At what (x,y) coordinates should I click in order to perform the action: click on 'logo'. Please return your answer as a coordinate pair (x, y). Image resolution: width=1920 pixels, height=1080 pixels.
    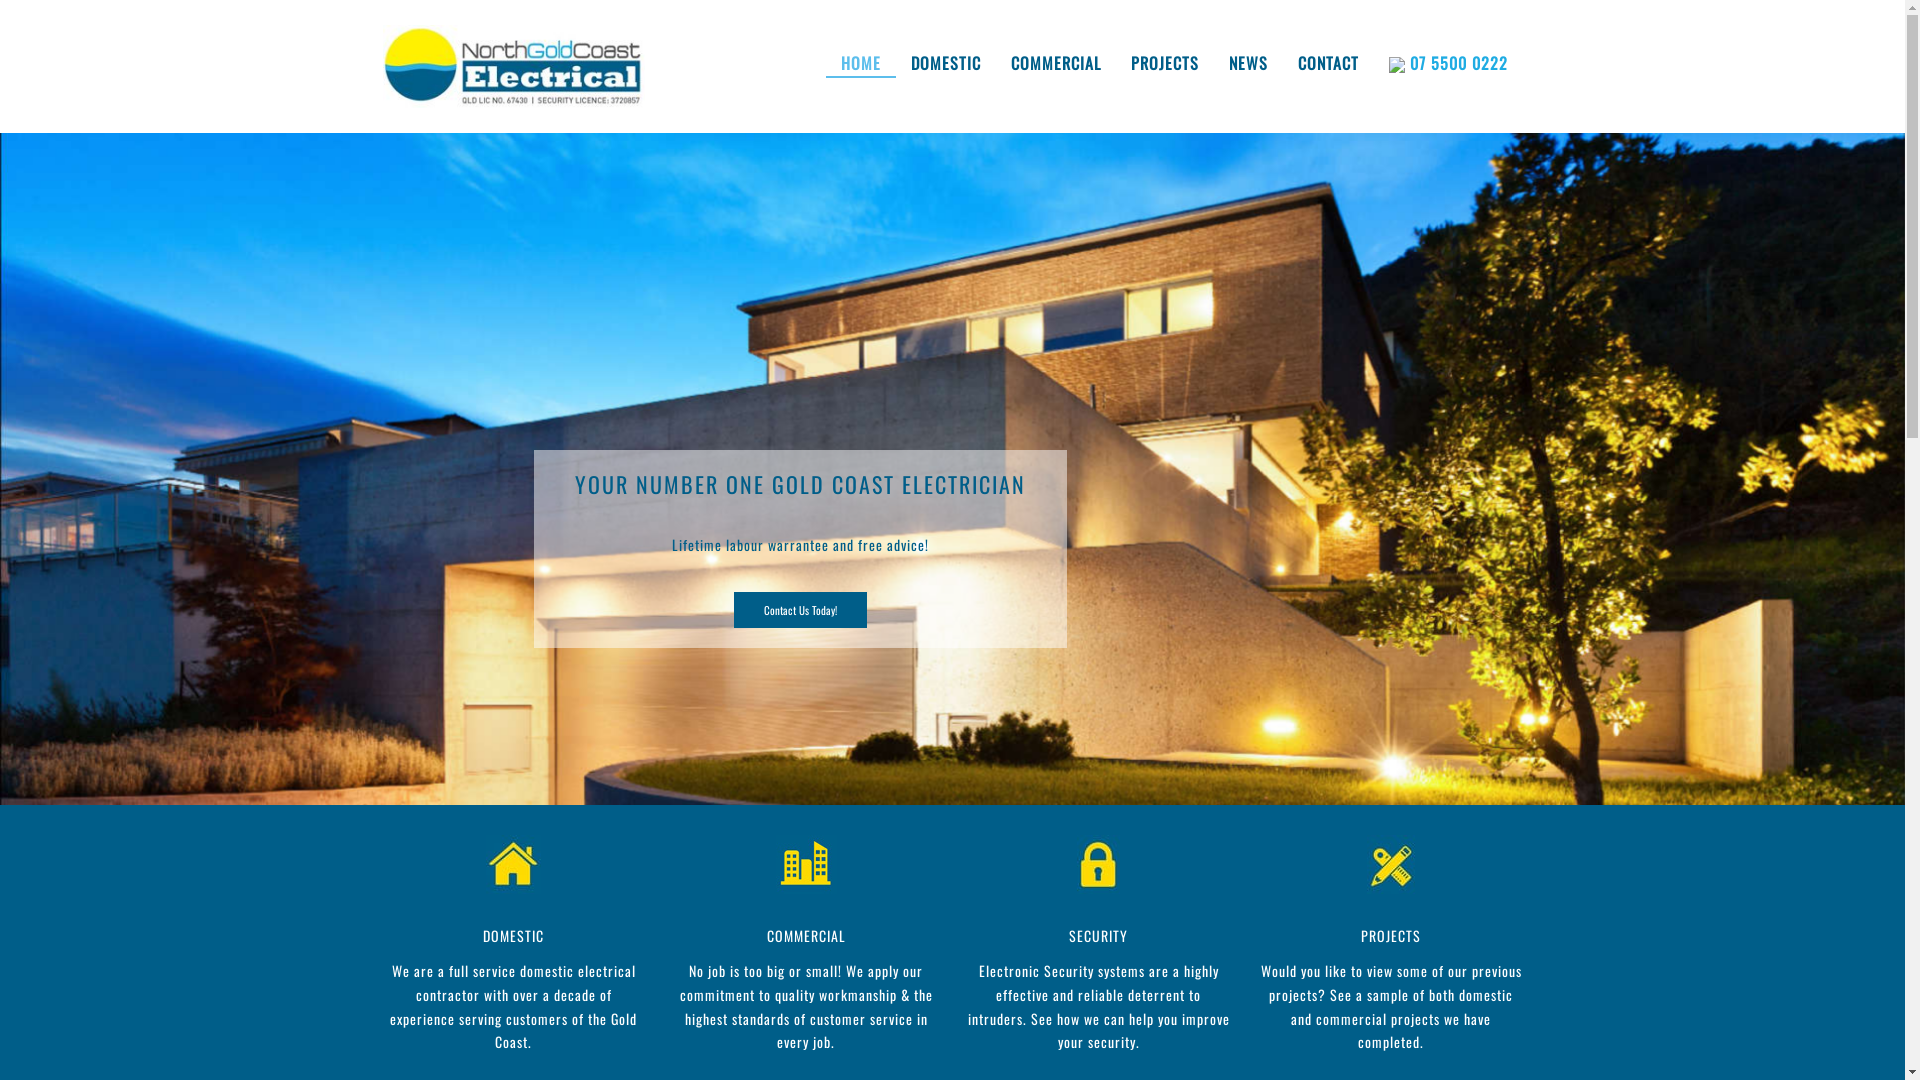
    Looking at the image, I should click on (513, 65).